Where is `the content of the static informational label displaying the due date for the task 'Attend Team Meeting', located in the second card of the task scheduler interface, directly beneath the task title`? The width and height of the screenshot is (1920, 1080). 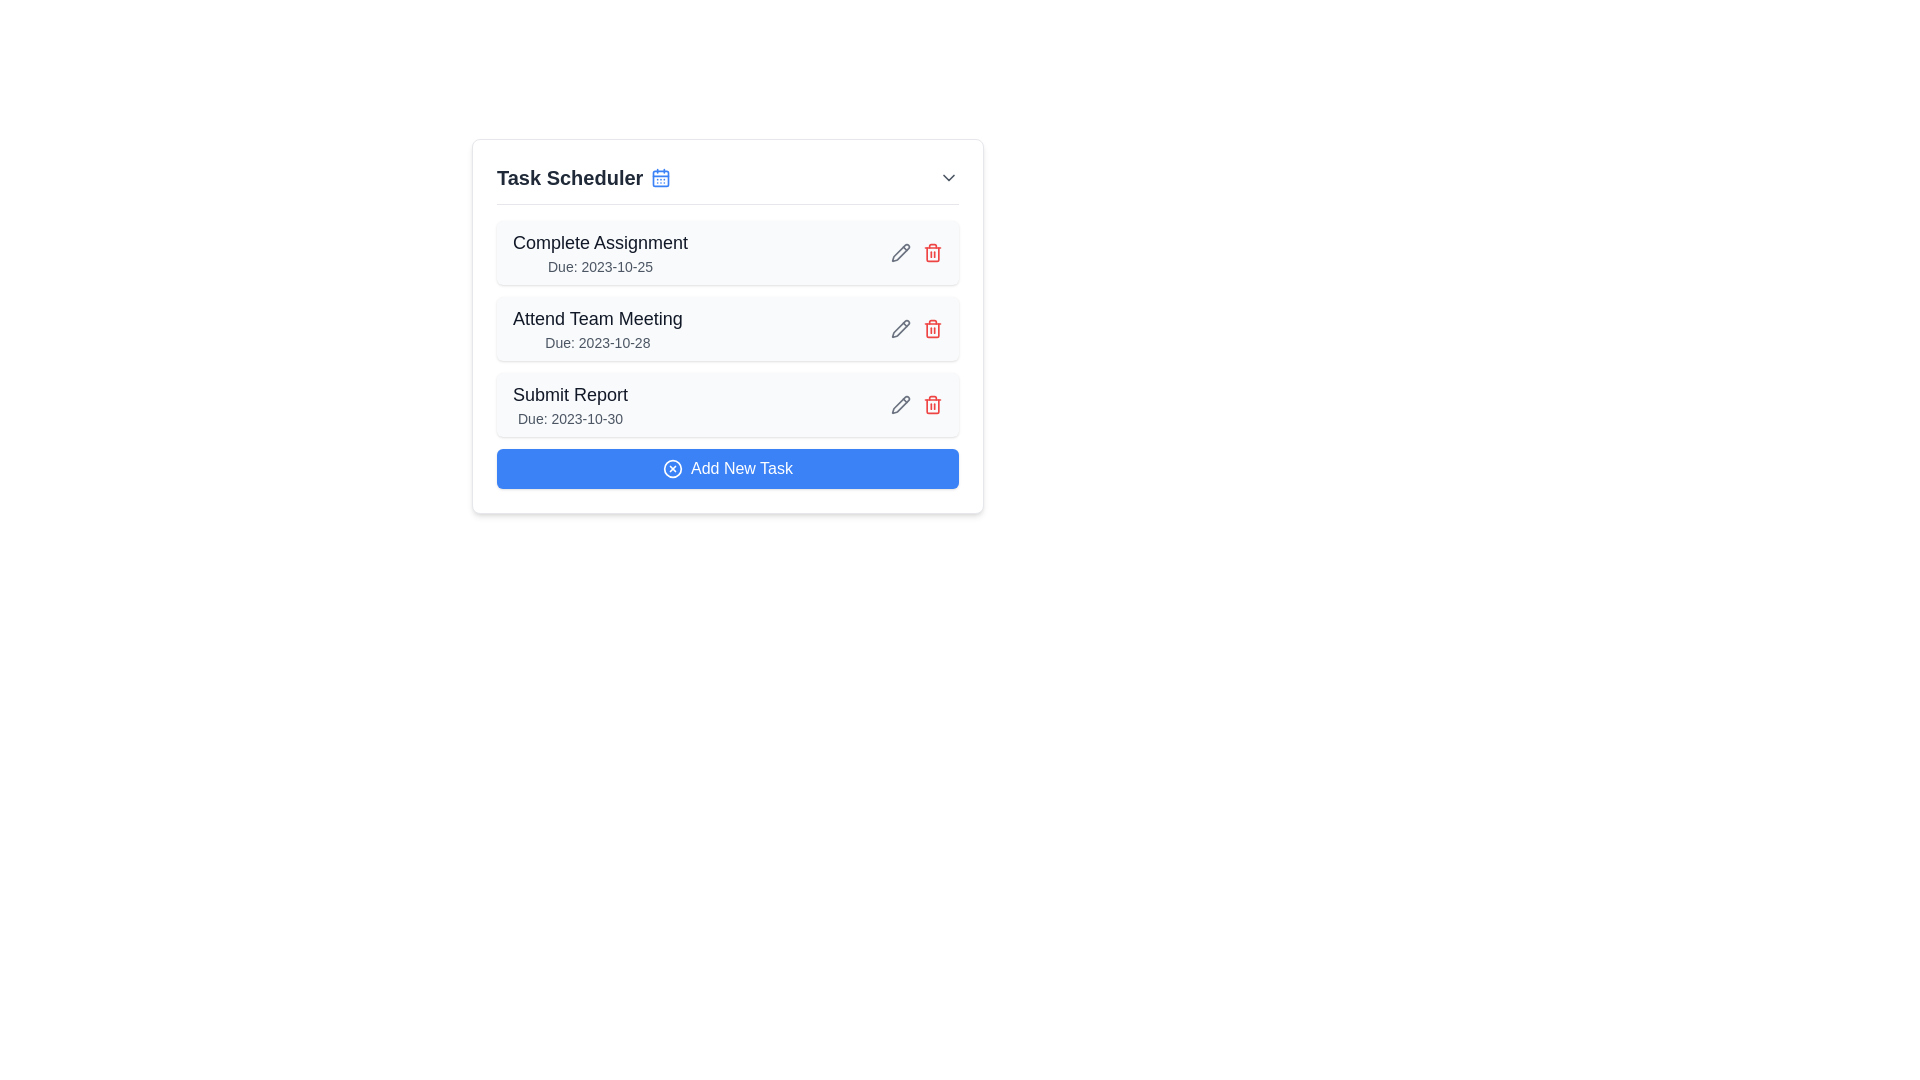 the content of the static informational label displaying the due date for the task 'Attend Team Meeting', located in the second card of the task scheduler interface, directly beneath the task title is located at coordinates (596, 342).